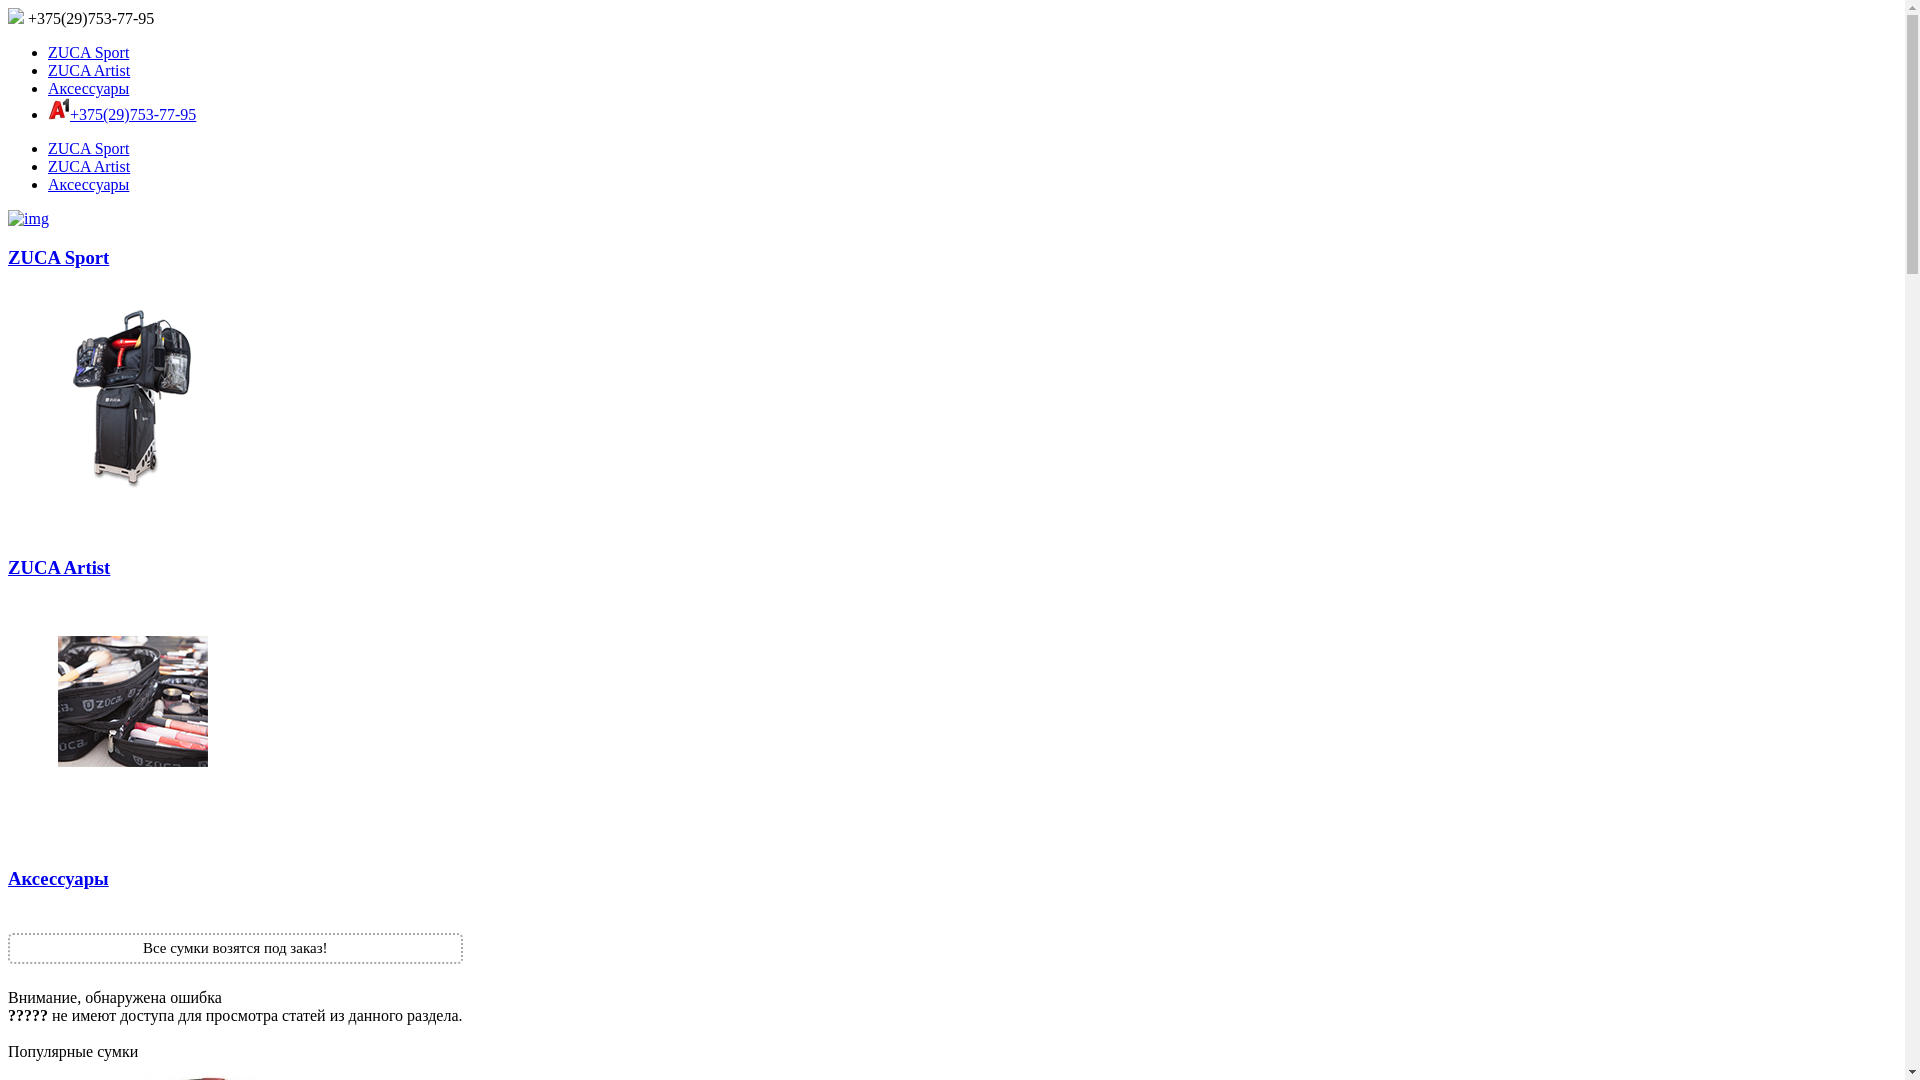 This screenshot has height=1080, width=1920. What do you see at coordinates (87, 147) in the screenshot?
I see `'ZUCA Sport'` at bounding box center [87, 147].